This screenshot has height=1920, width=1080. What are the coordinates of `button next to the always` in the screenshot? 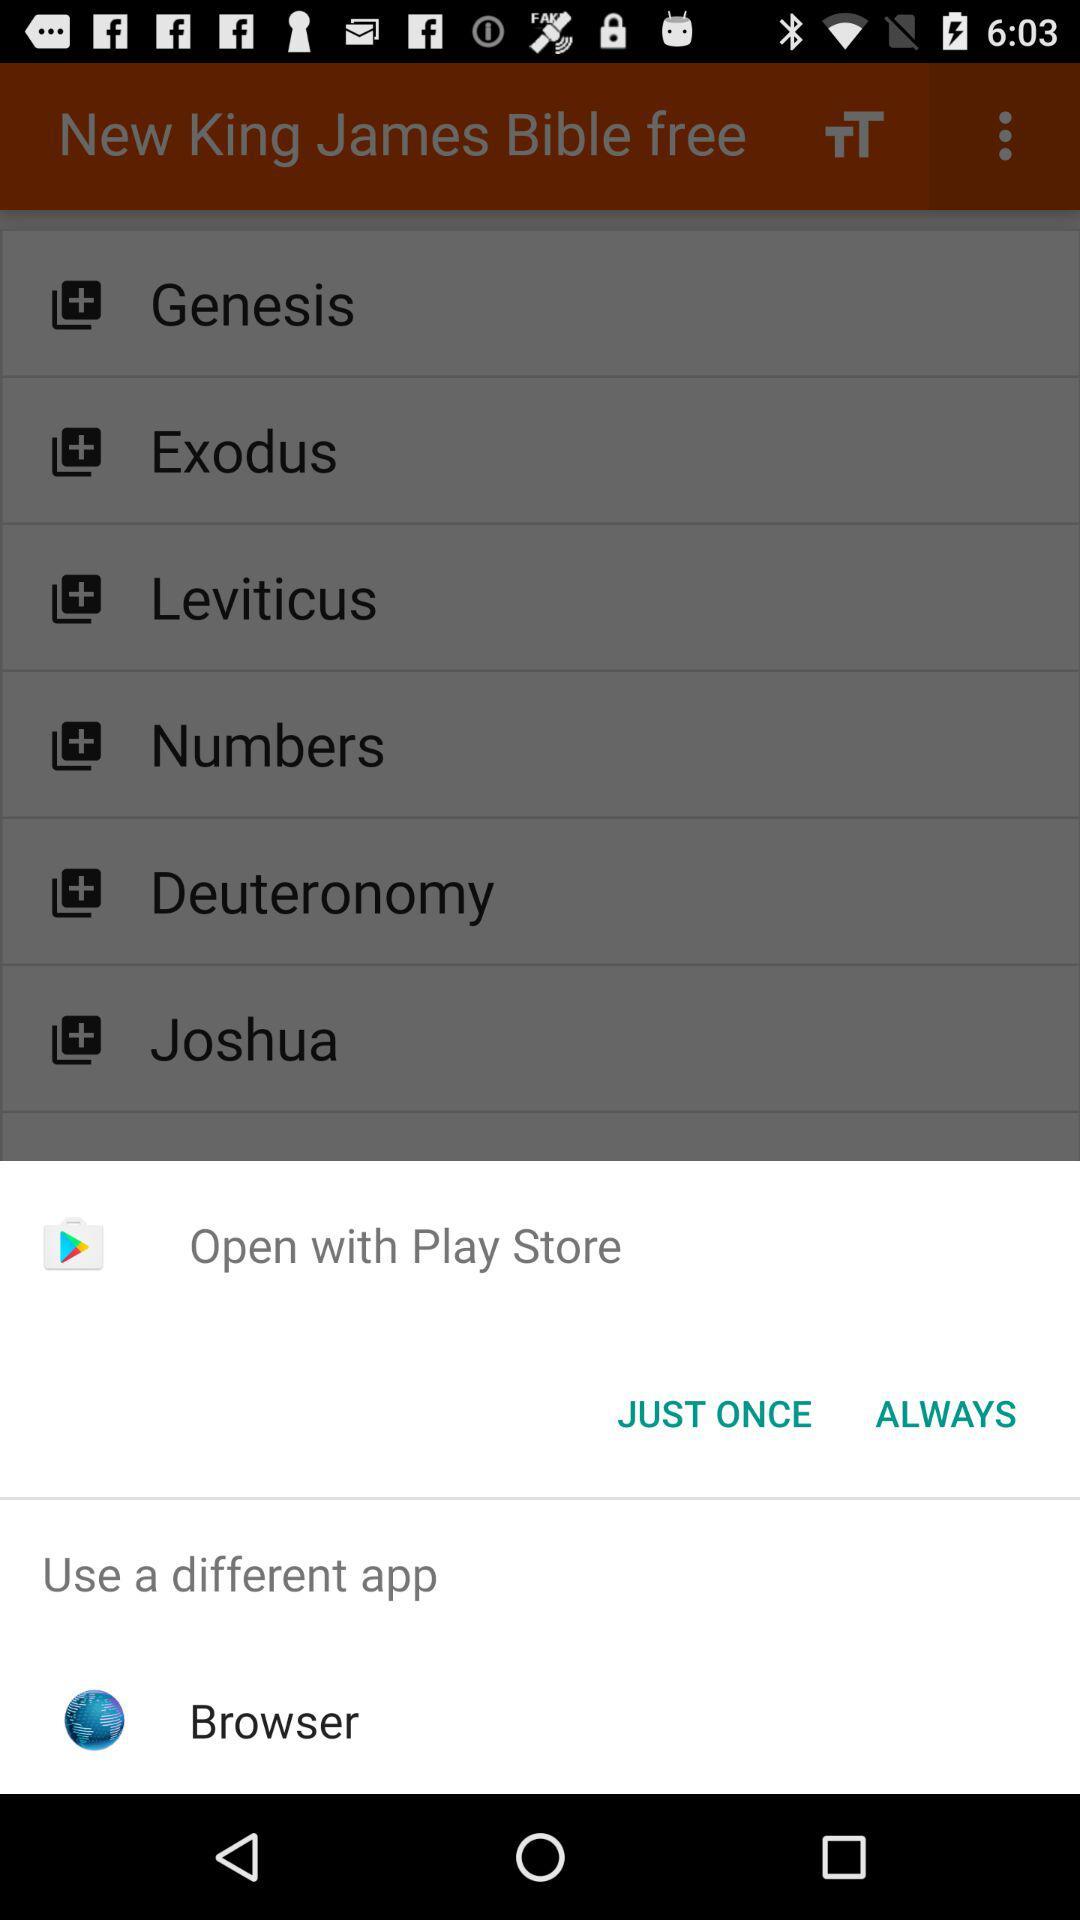 It's located at (713, 1411).